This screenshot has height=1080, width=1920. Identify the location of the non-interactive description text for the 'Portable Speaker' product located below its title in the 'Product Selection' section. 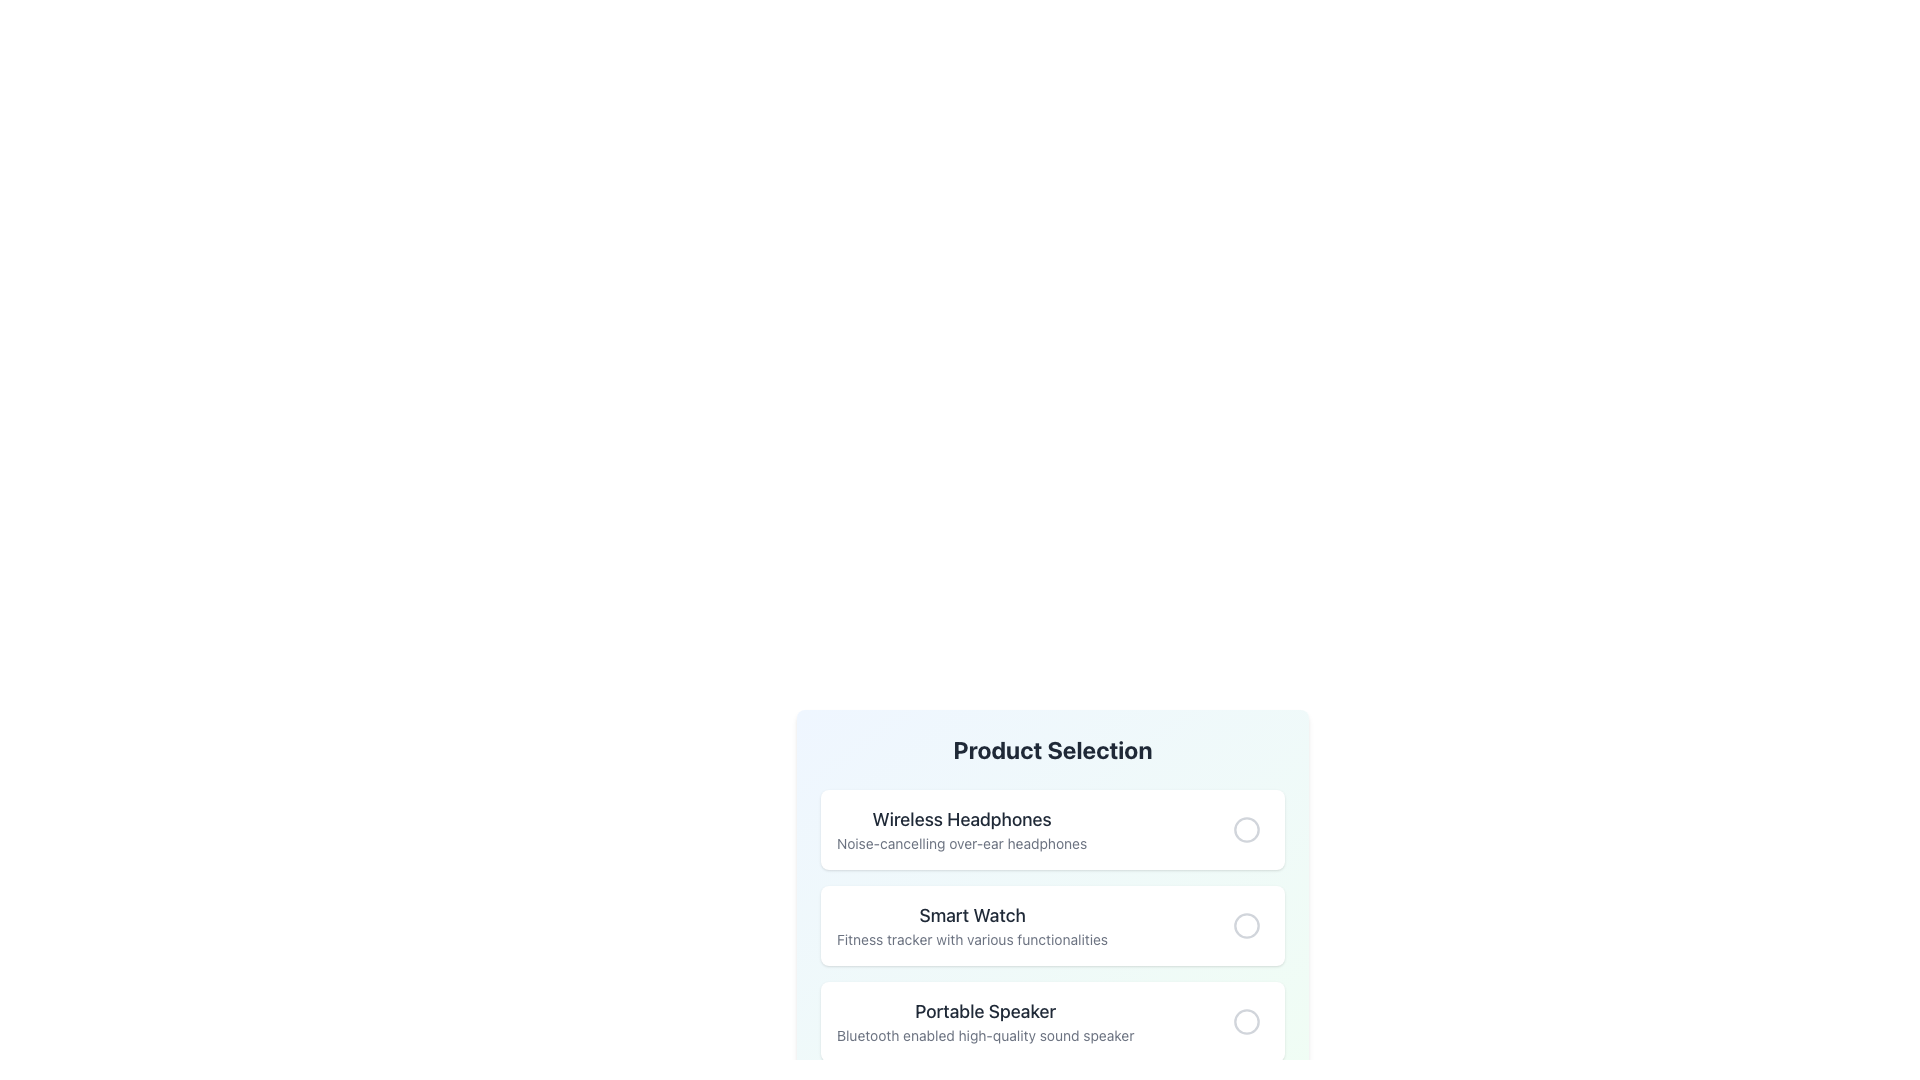
(985, 1035).